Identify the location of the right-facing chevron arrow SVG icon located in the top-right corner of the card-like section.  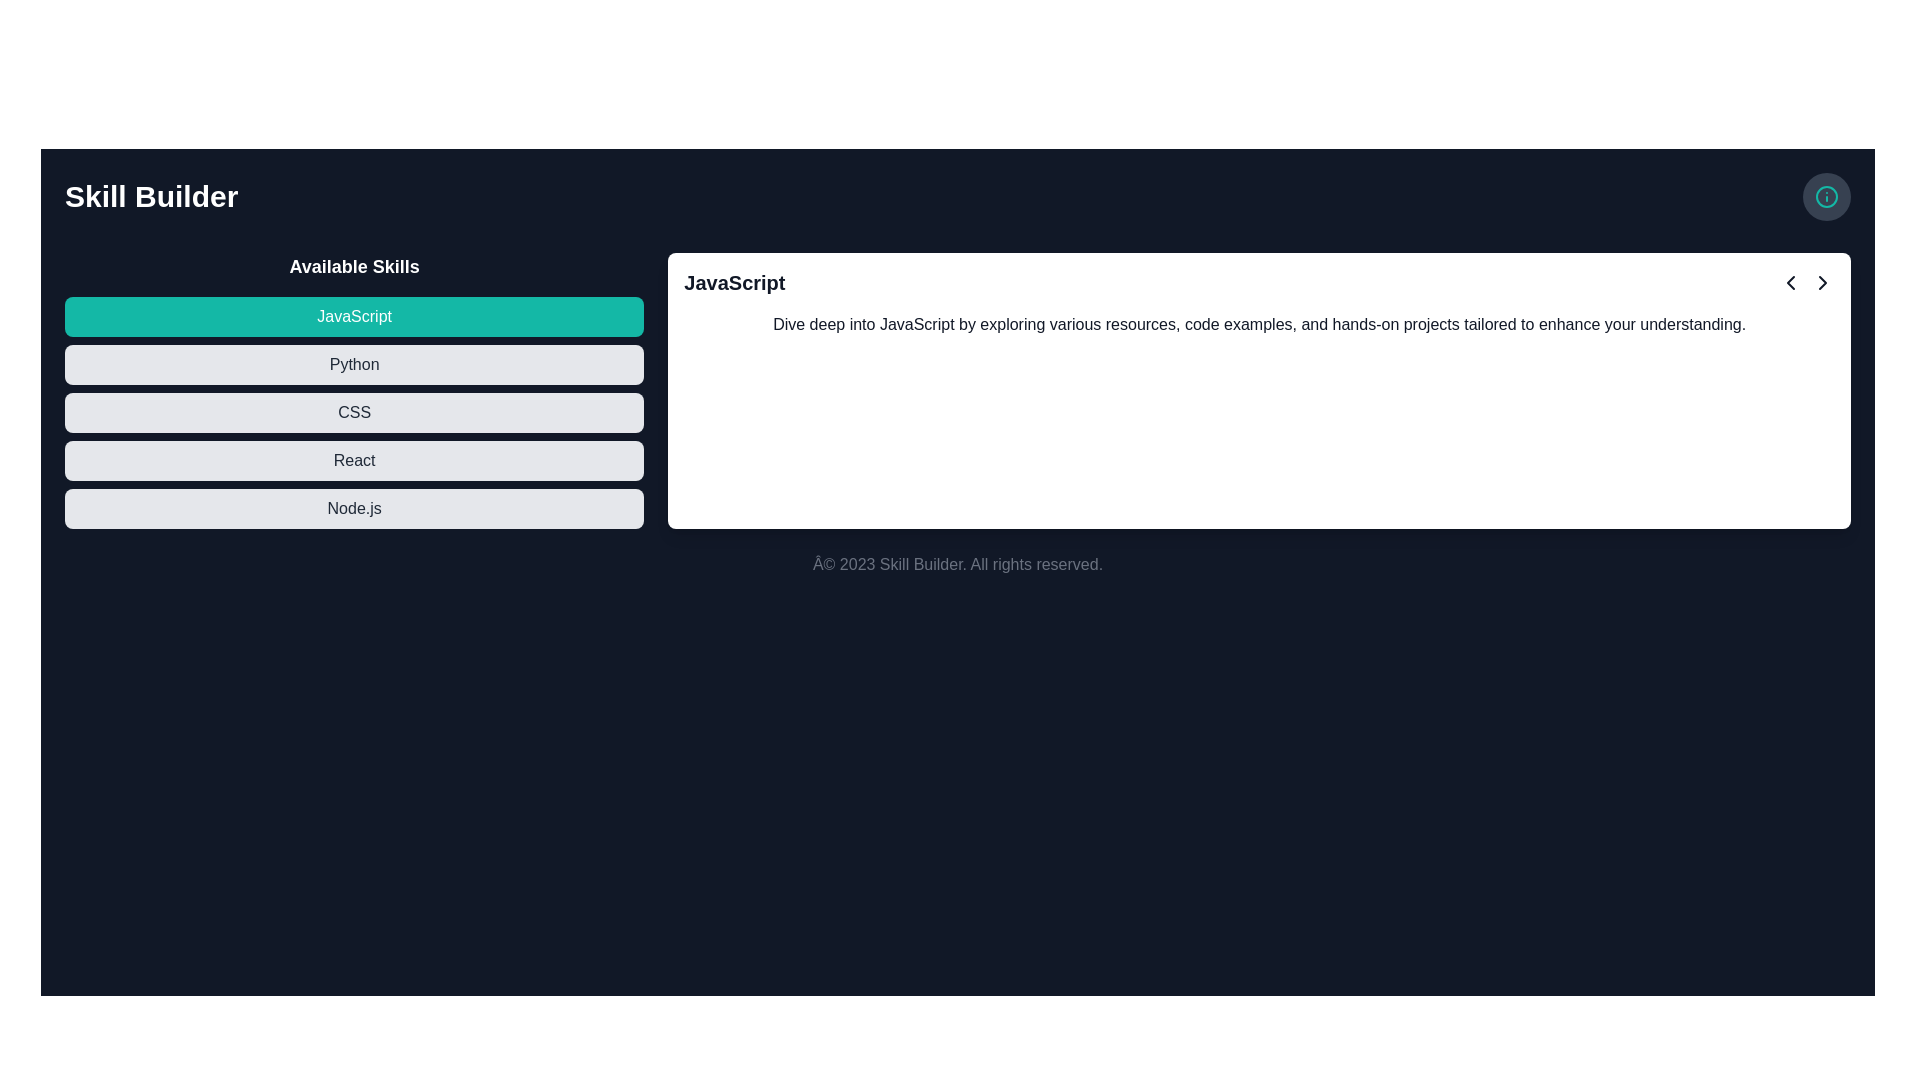
(1823, 282).